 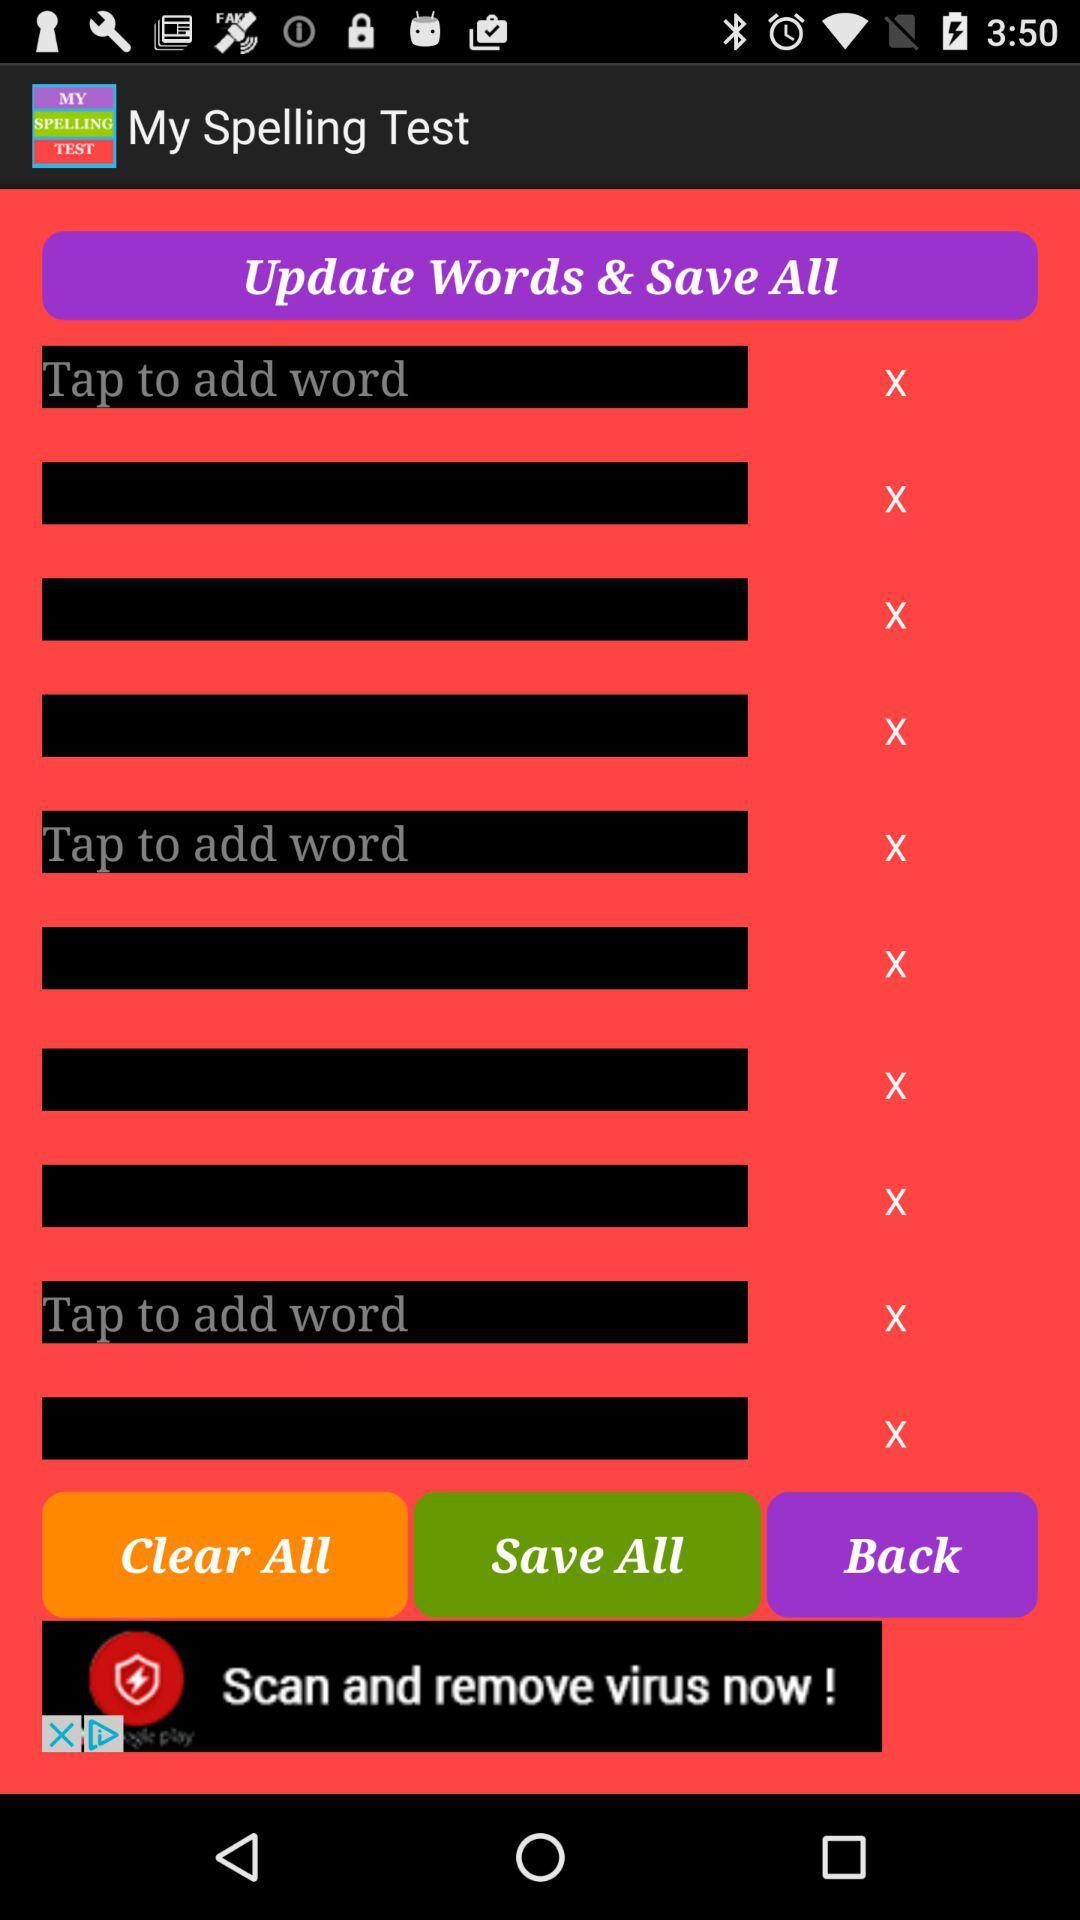 I want to click on one box, so click(x=394, y=376).